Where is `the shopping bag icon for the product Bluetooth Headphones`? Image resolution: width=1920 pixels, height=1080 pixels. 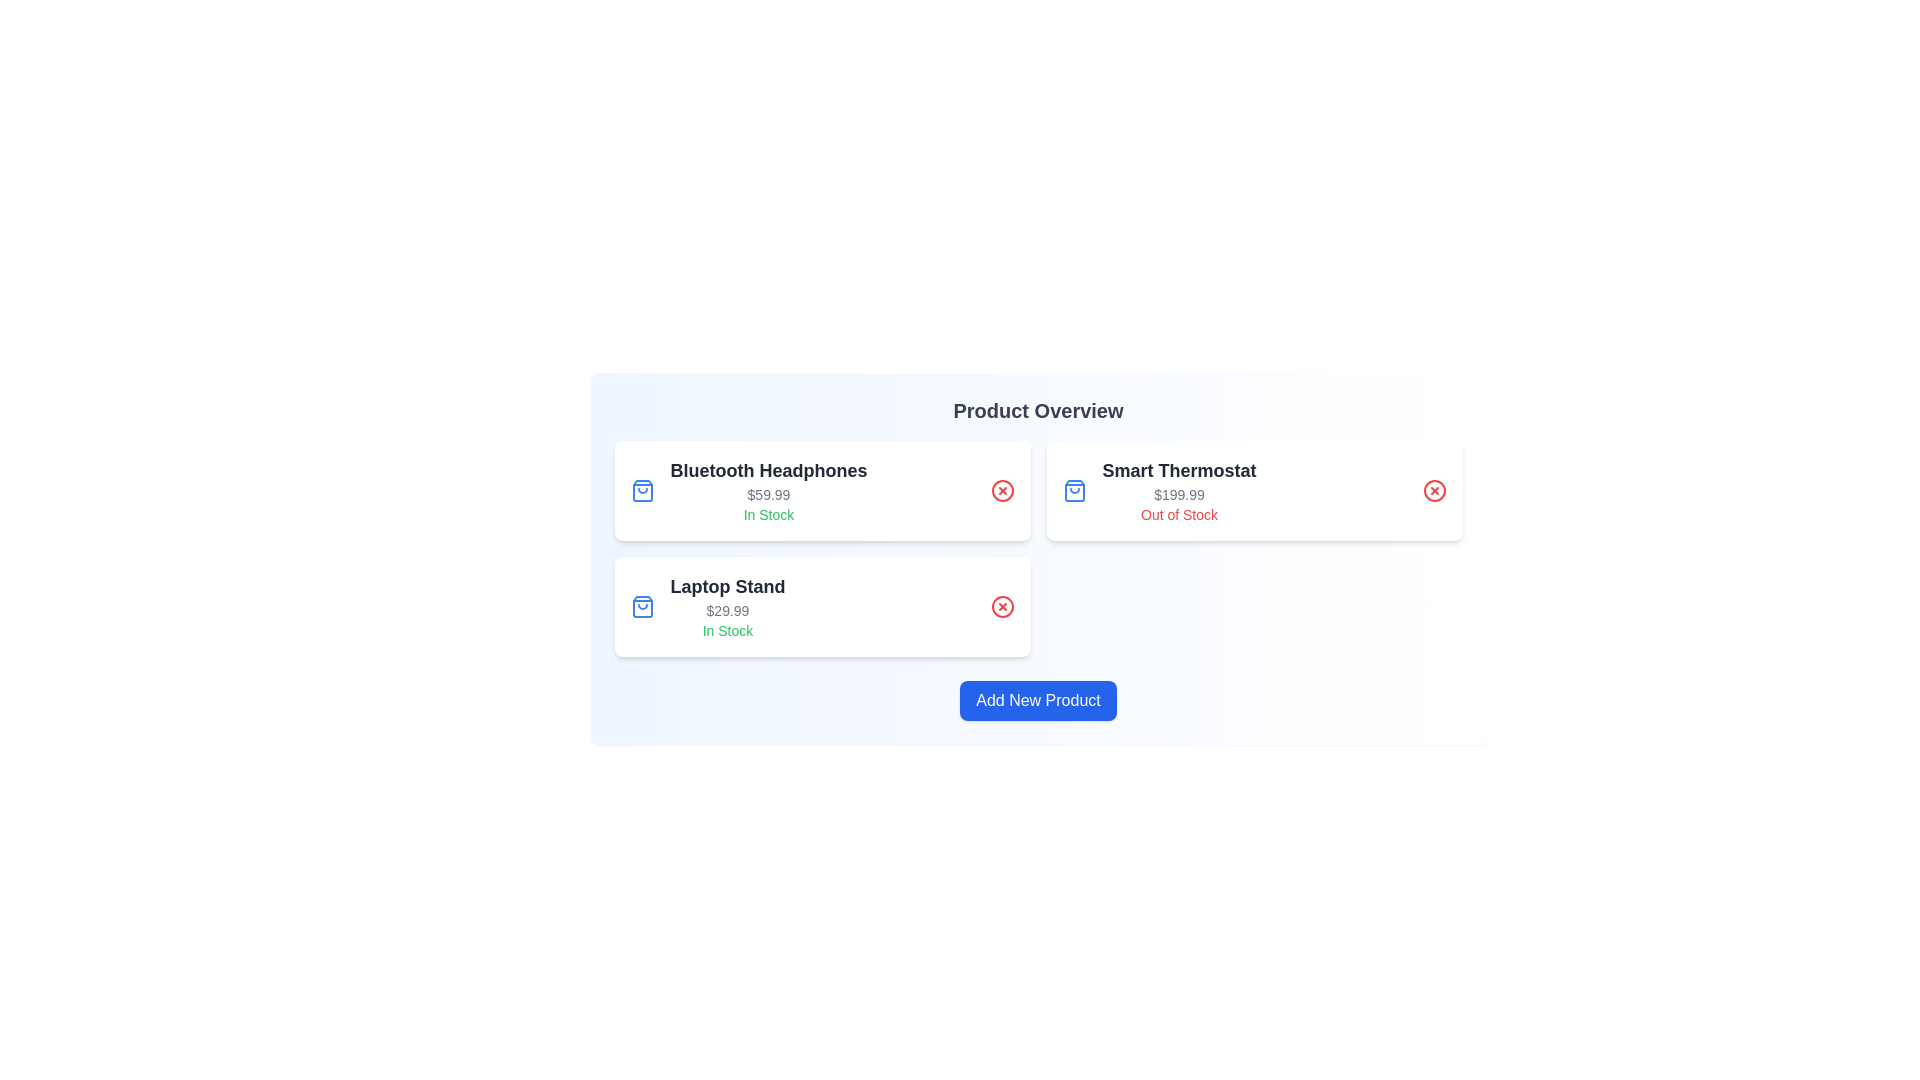 the shopping bag icon for the product Bluetooth Headphones is located at coordinates (642, 490).